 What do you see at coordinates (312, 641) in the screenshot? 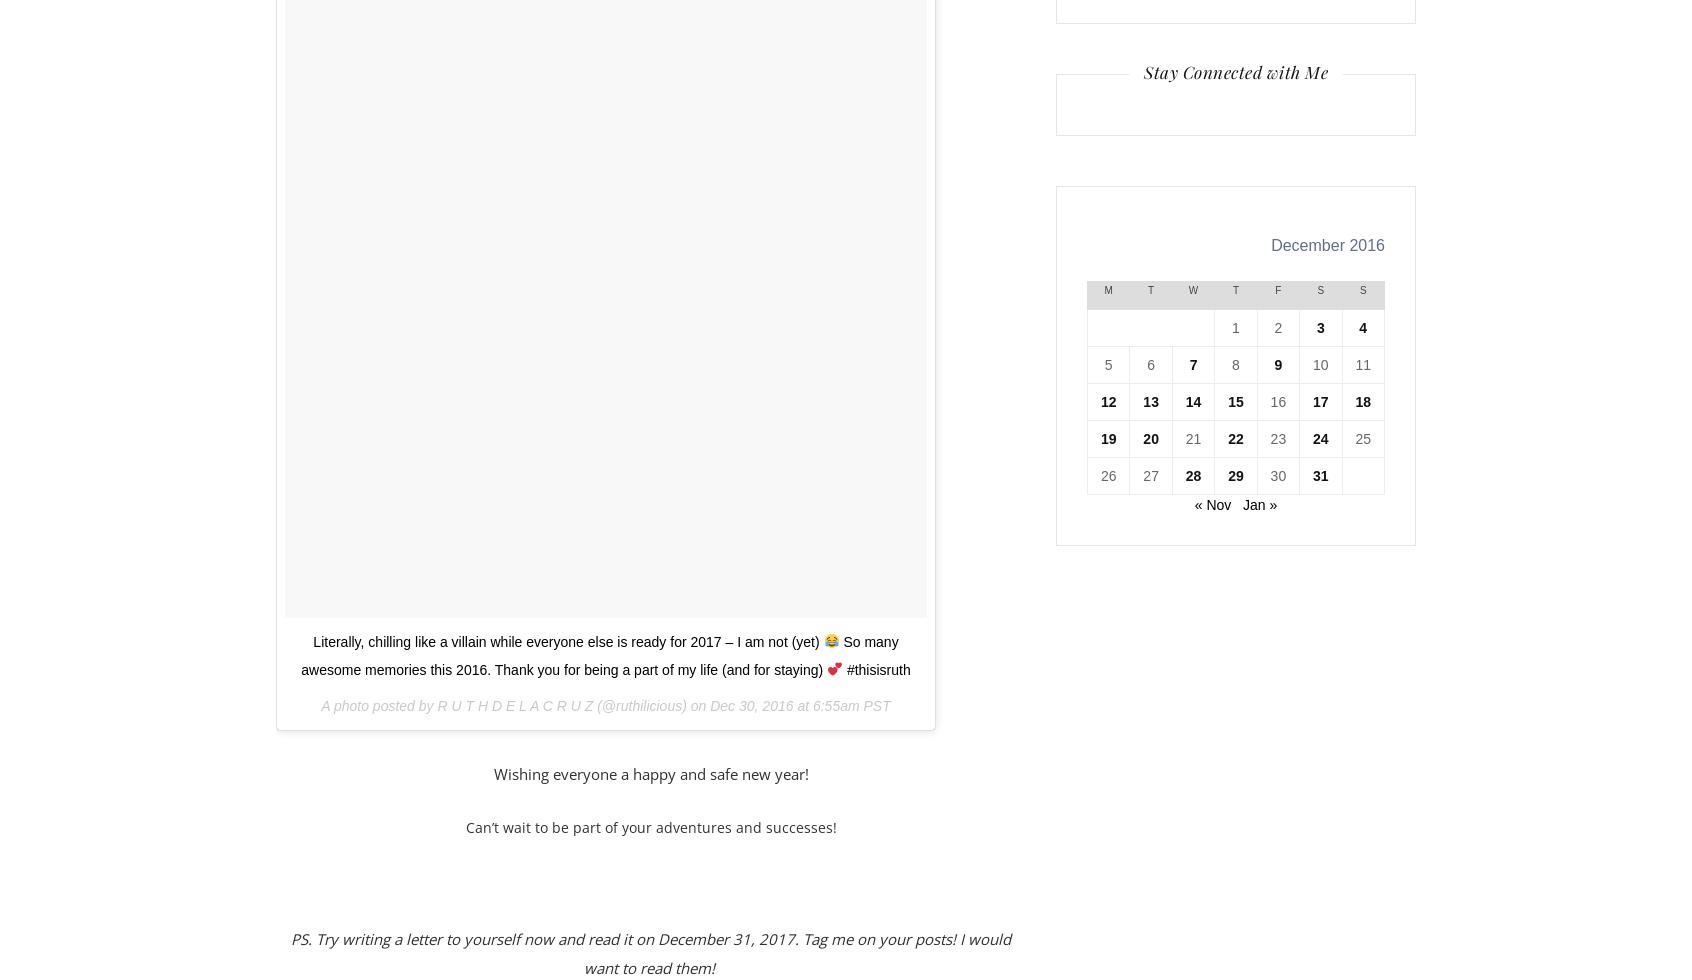
I see `'Literally, chilling​ like a villain while everyone else is ready for 2017 – I am not (yet)'` at bounding box center [312, 641].